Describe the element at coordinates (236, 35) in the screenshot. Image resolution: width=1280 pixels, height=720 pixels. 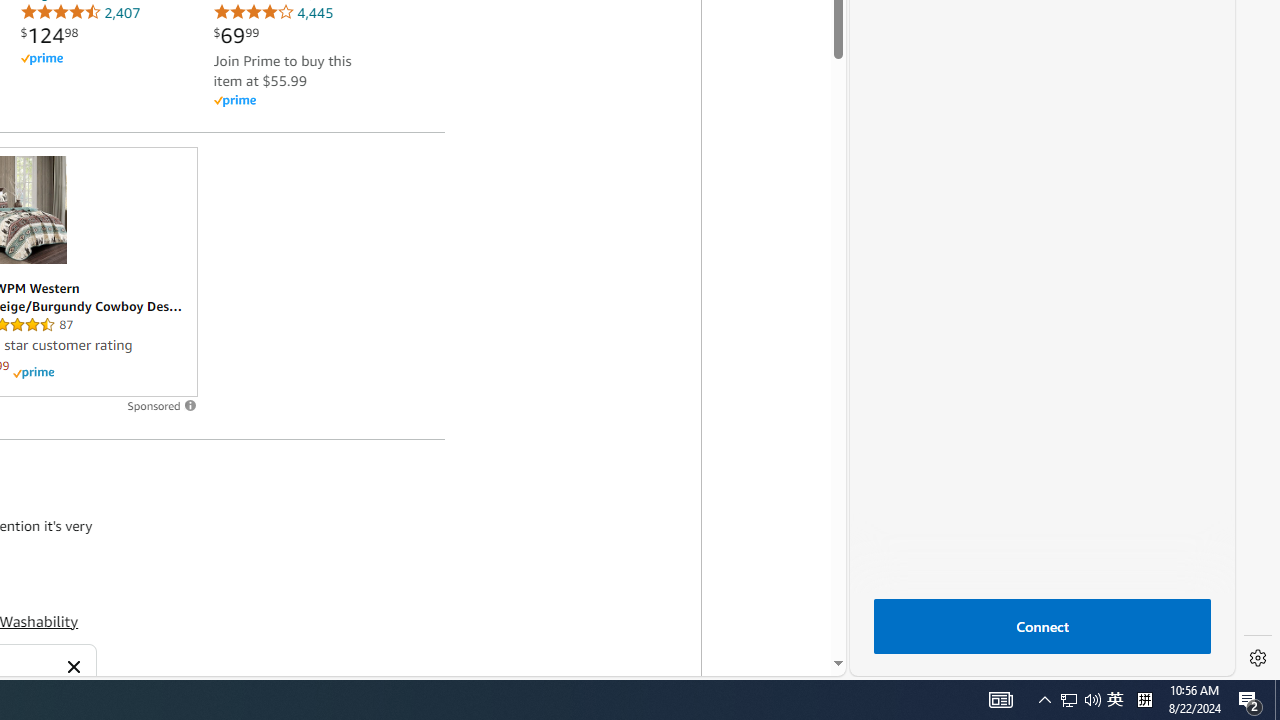
I see `'$69.99'` at that location.